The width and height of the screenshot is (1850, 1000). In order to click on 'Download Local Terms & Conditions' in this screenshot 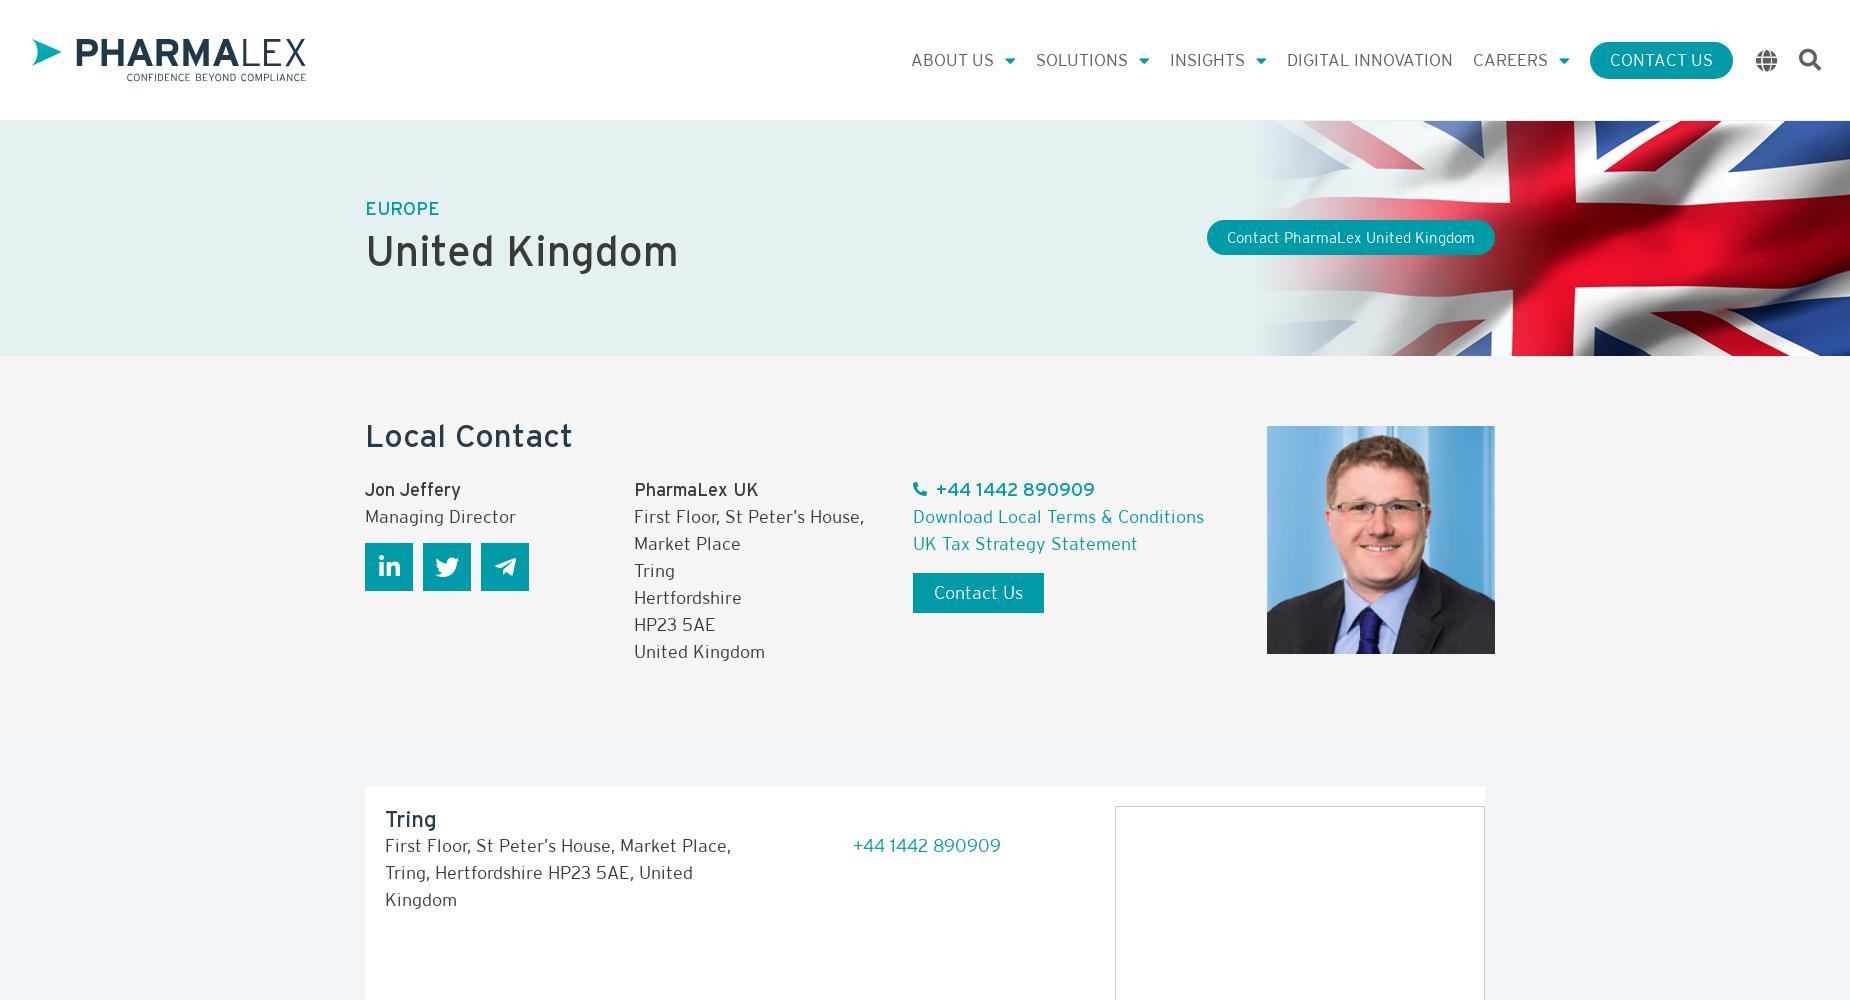, I will do `click(1057, 515)`.